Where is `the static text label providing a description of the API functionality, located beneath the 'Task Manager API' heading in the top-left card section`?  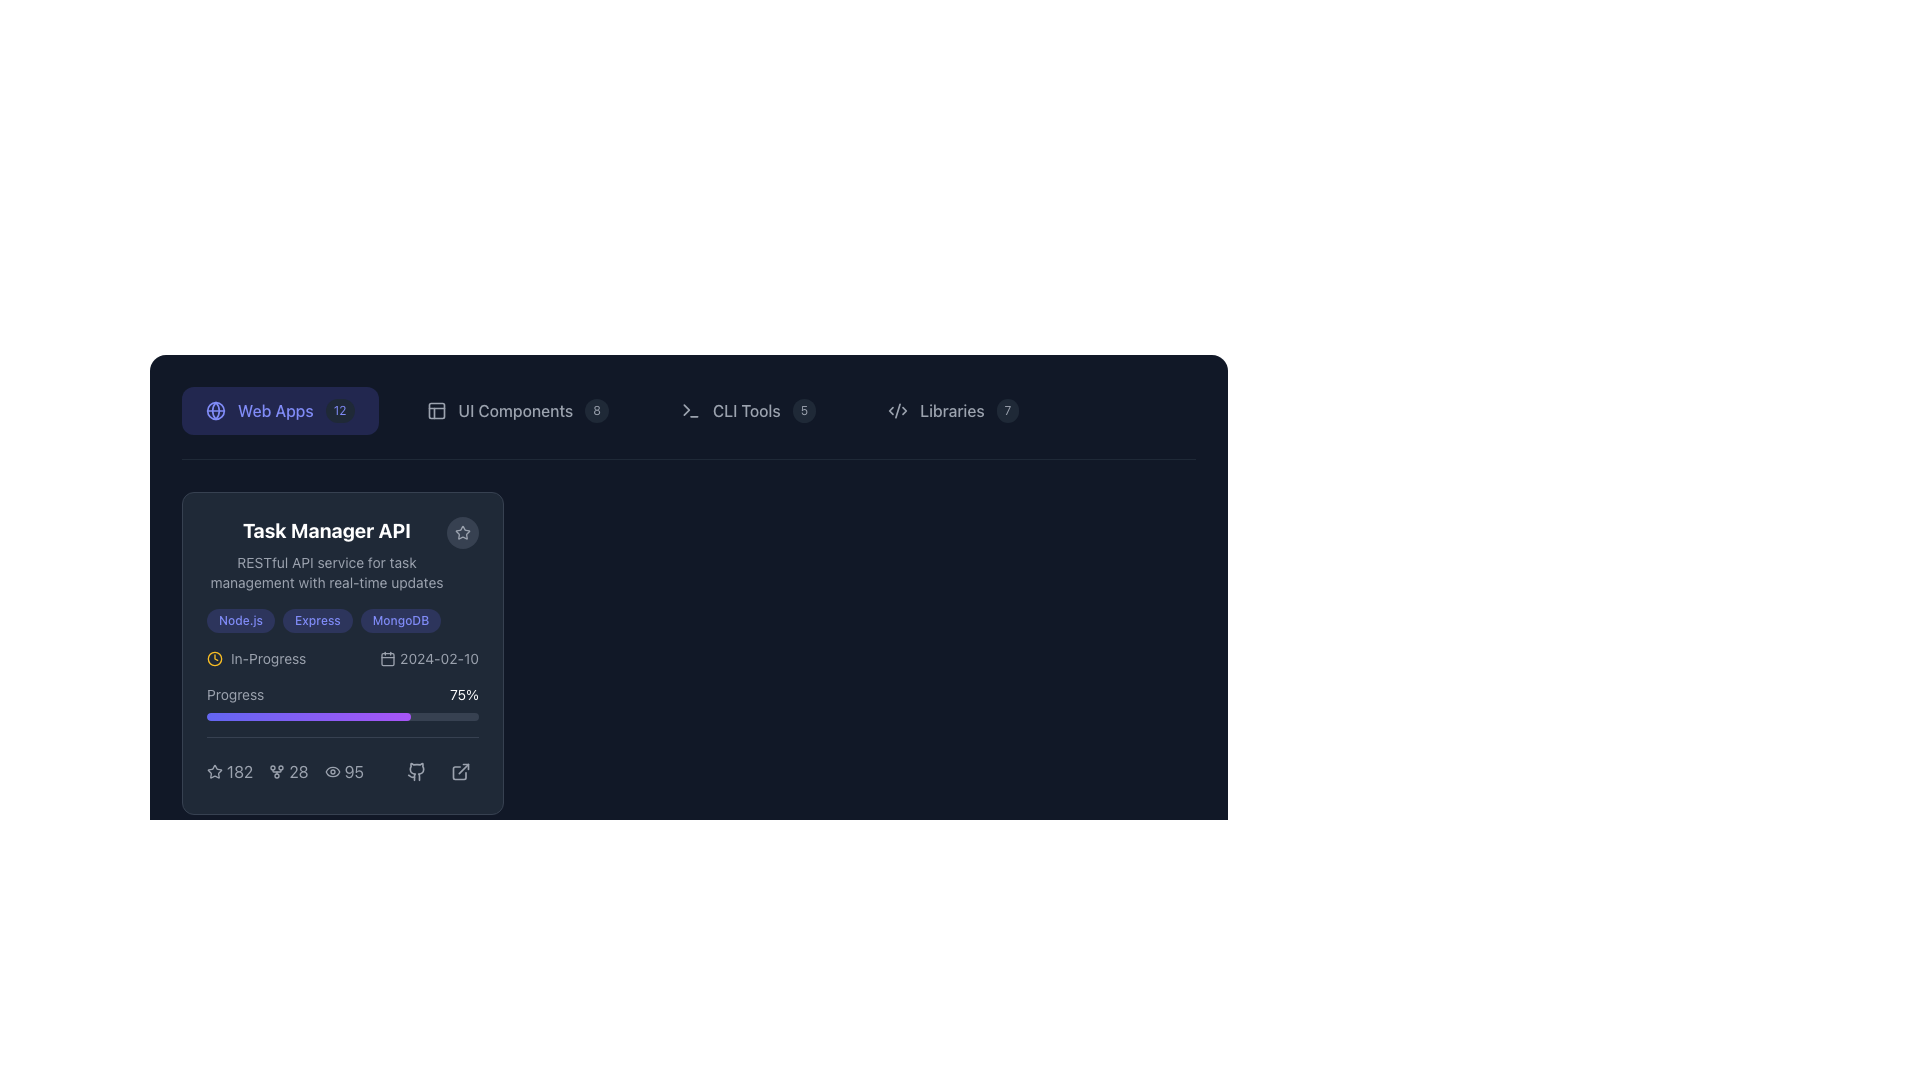 the static text label providing a description of the API functionality, located beneath the 'Task Manager API' heading in the top-left card section is located at coordinates (326, 573).